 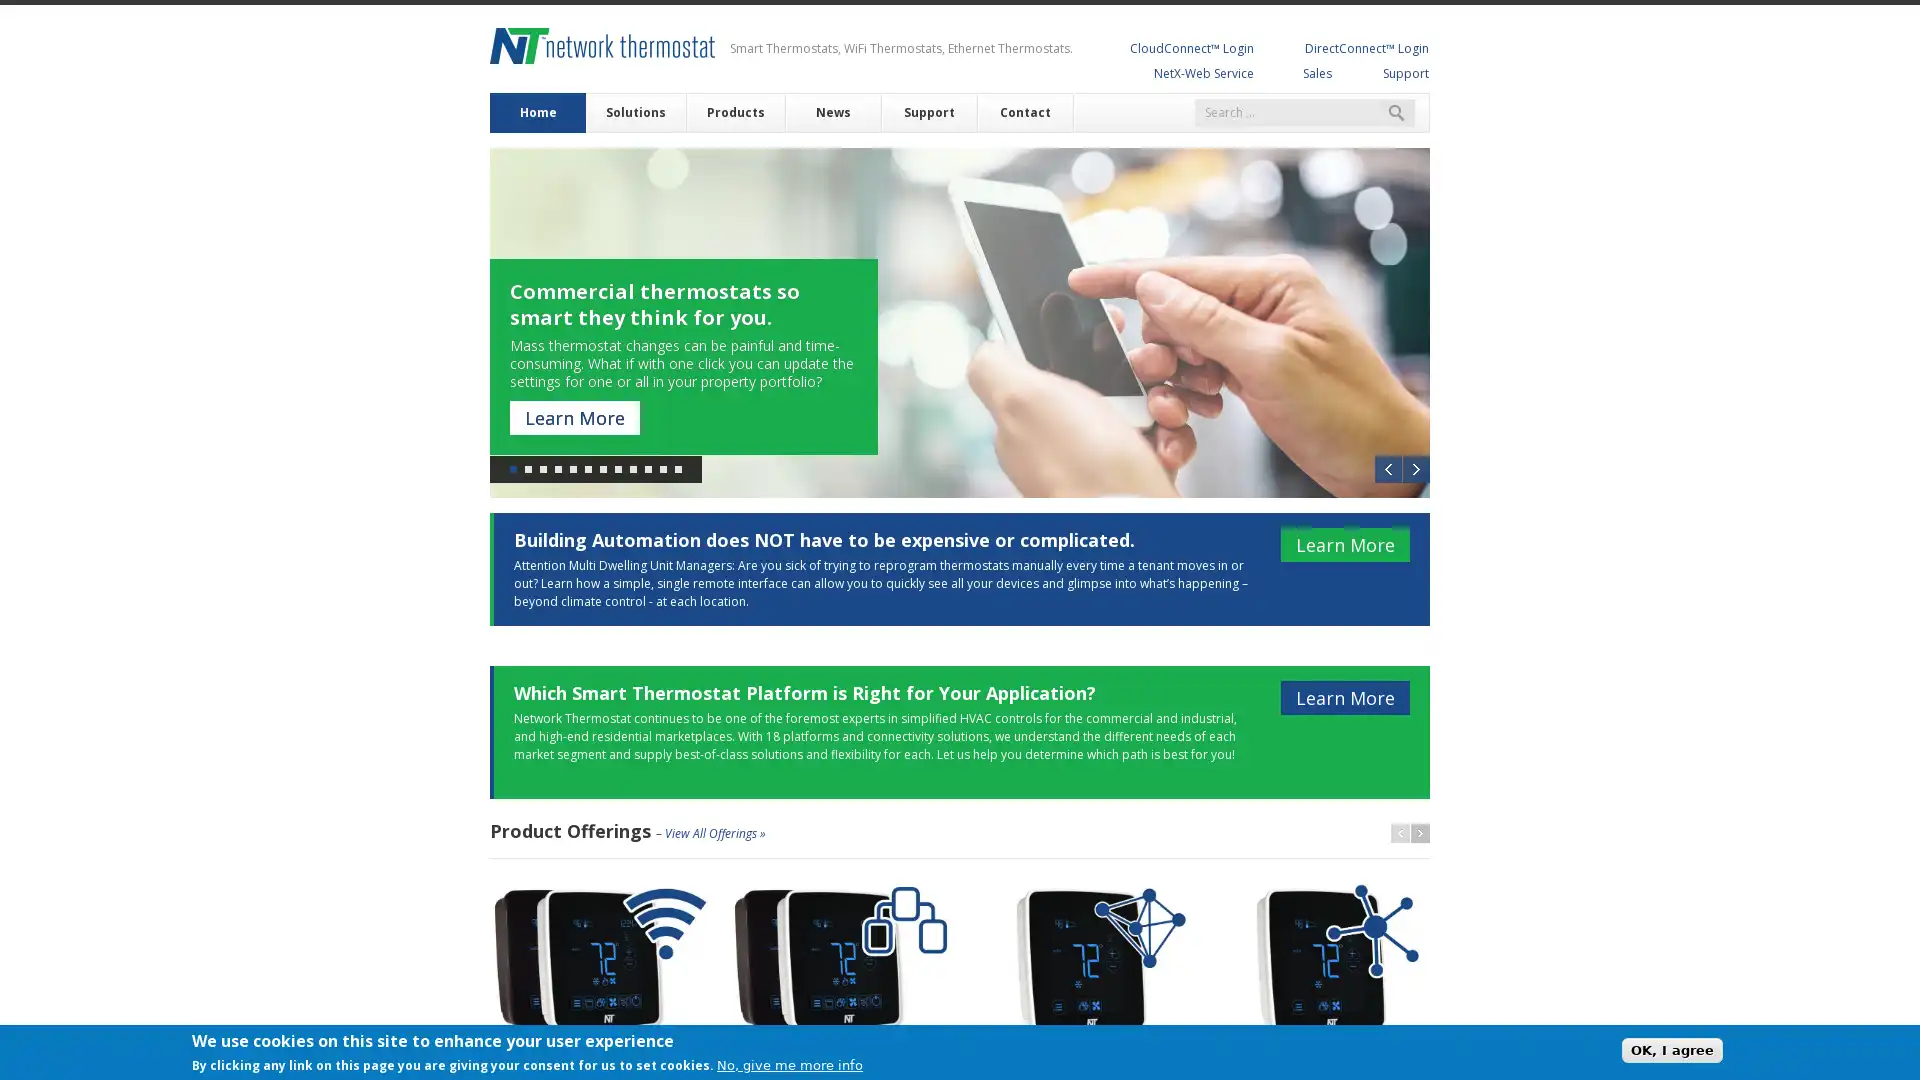 I want to click on No, give me more info, so click(x=789, y=1064).